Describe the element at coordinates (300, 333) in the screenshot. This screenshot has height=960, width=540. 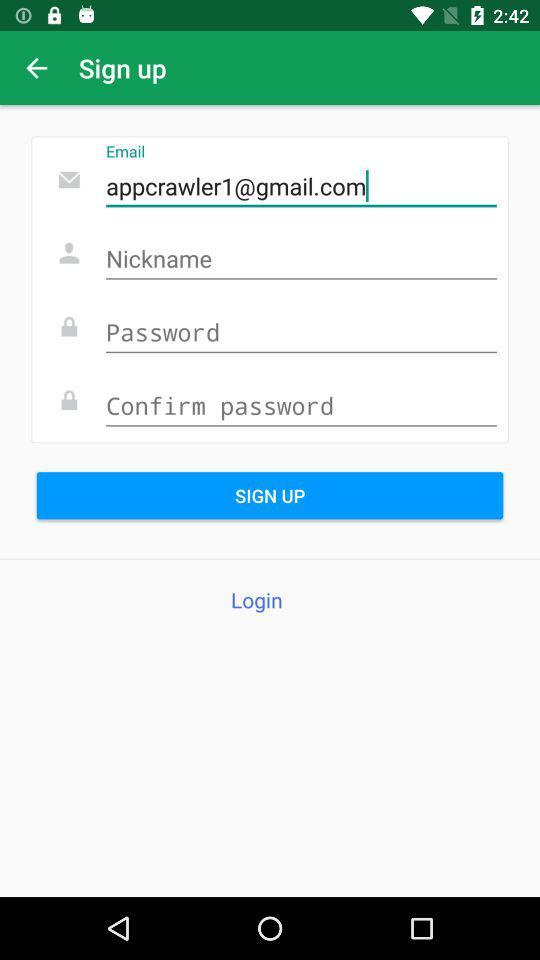
I see `enter the password` at that location.